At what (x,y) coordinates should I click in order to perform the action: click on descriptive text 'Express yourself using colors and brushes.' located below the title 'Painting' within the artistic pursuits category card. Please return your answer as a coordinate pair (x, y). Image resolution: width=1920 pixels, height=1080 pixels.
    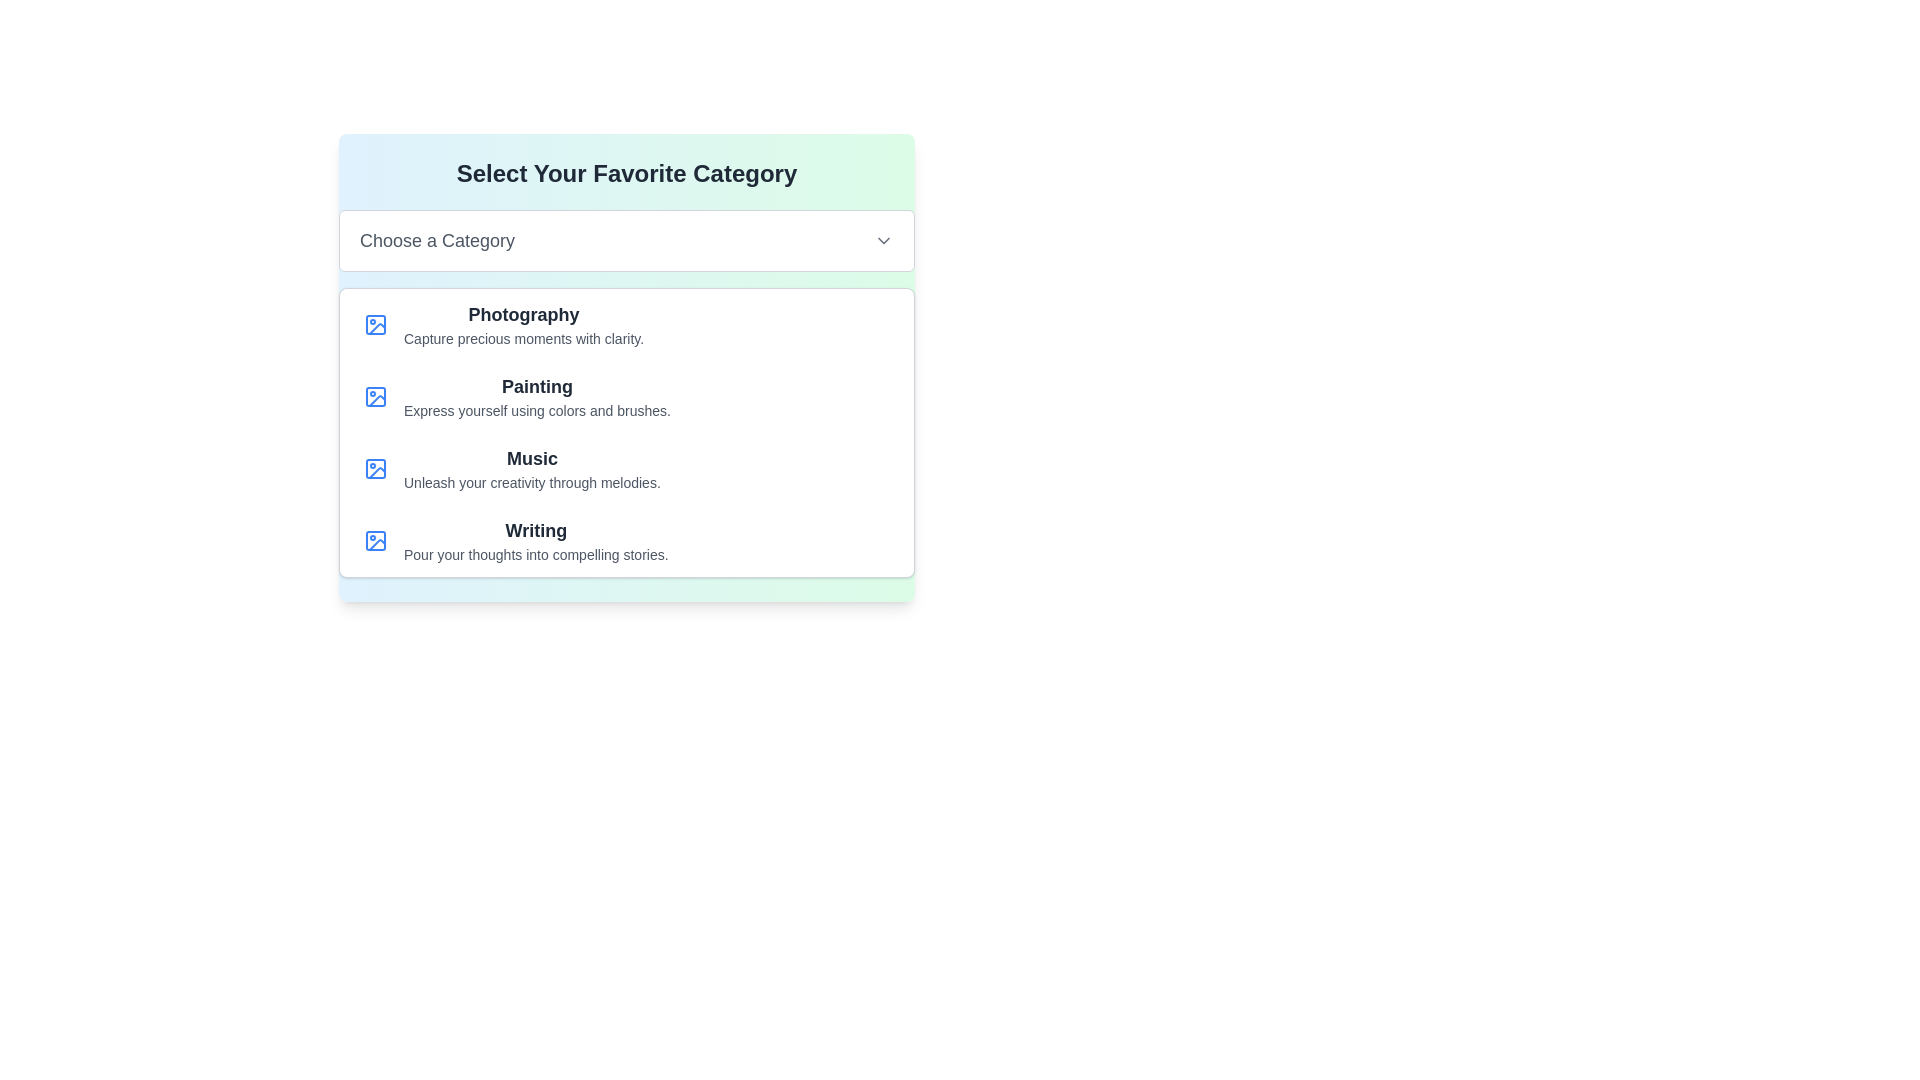
    Looking at the image, I should click on (537, 410).